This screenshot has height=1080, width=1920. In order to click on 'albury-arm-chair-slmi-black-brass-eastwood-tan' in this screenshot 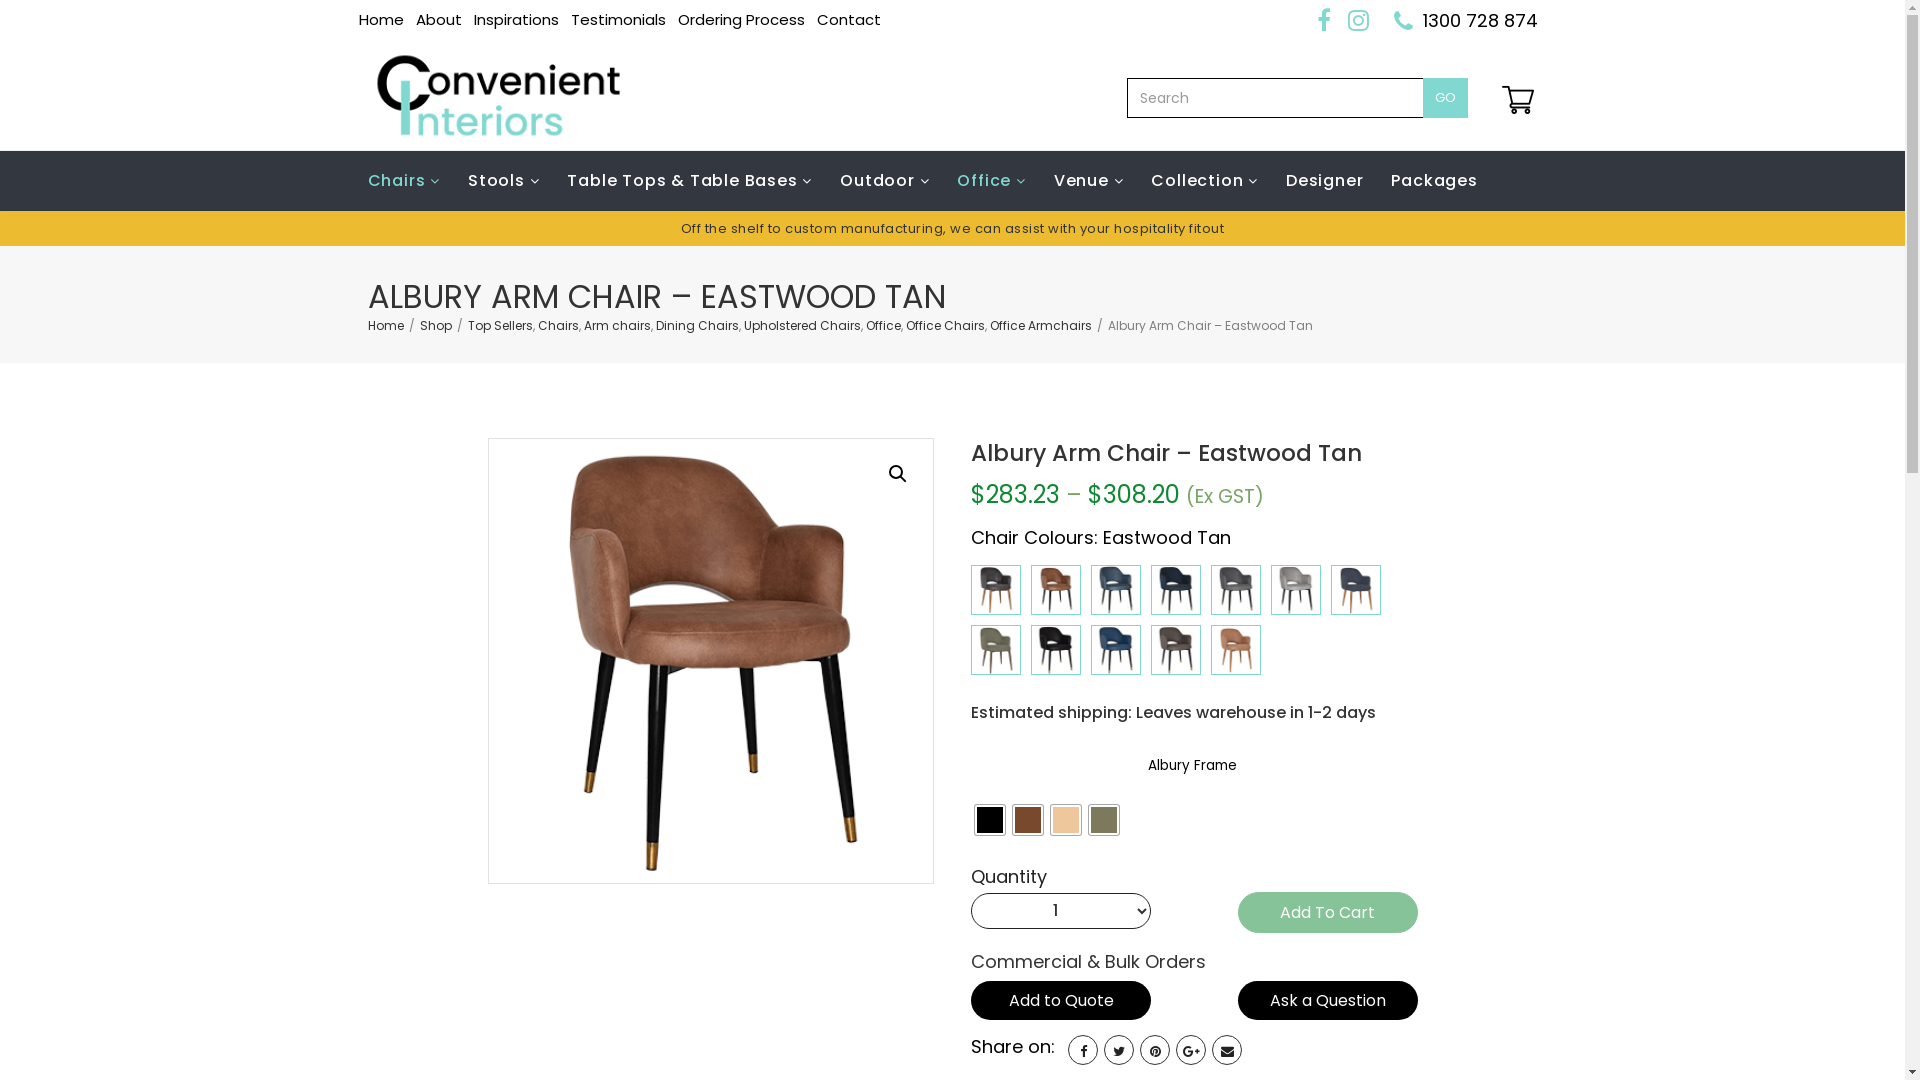, I will do `click(710, 660)`.